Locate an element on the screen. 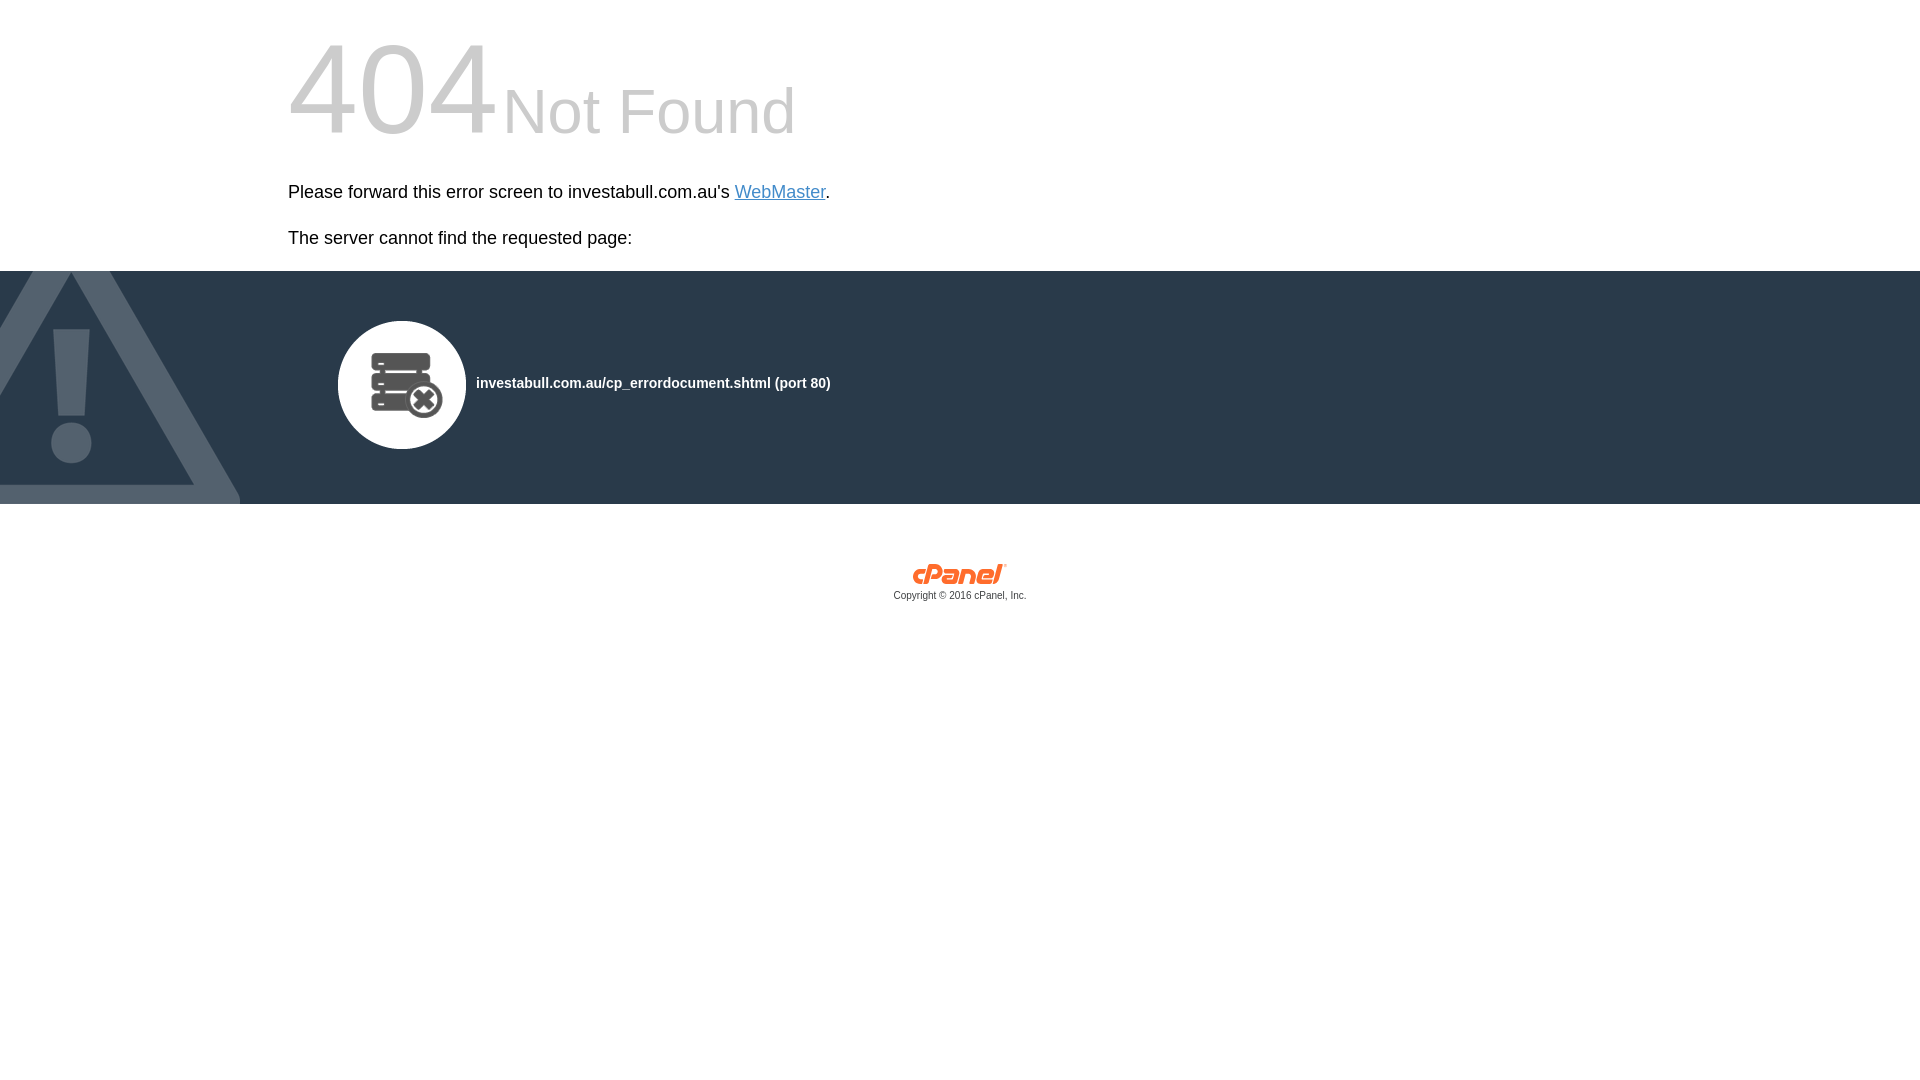 The height and width of the screenshot is (1080, 1920). 'WebMaster' is located at coordinates (733, 192).